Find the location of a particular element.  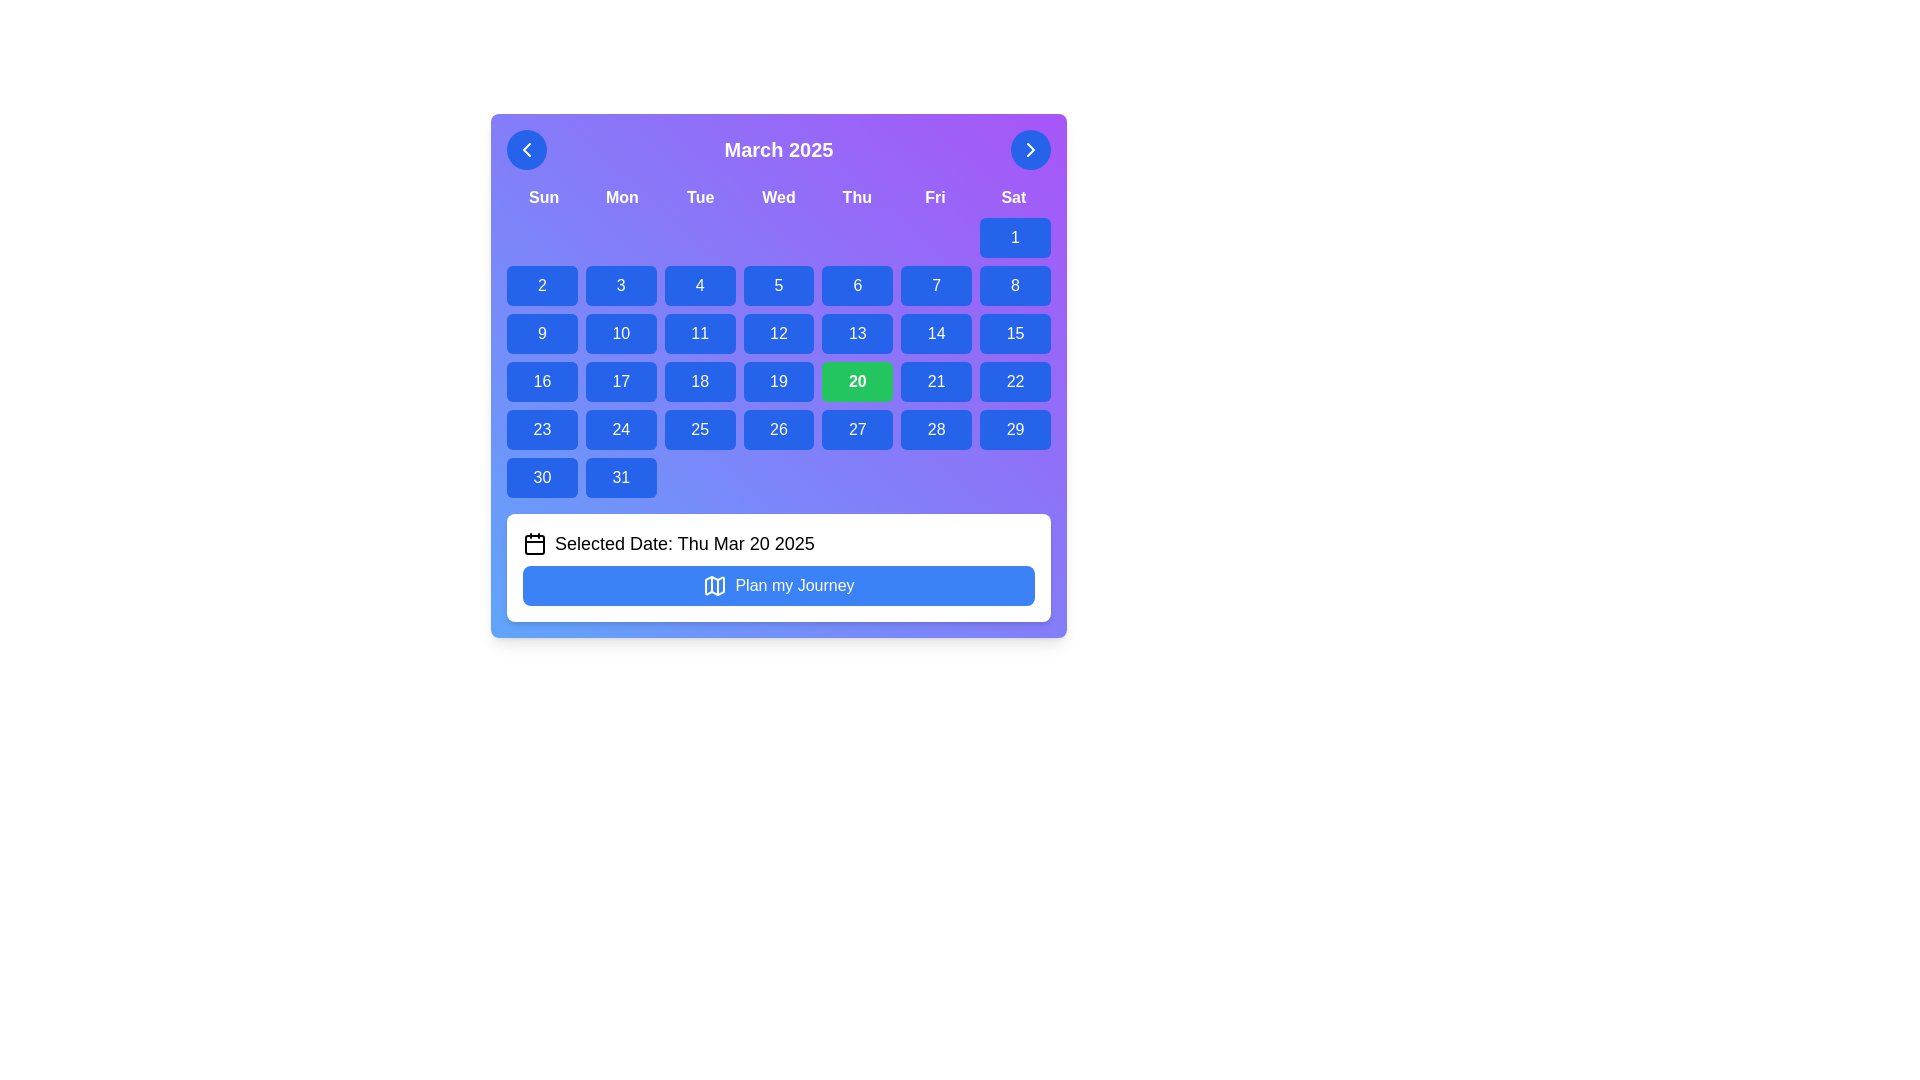

the button is located at coordinates (1015, 237).